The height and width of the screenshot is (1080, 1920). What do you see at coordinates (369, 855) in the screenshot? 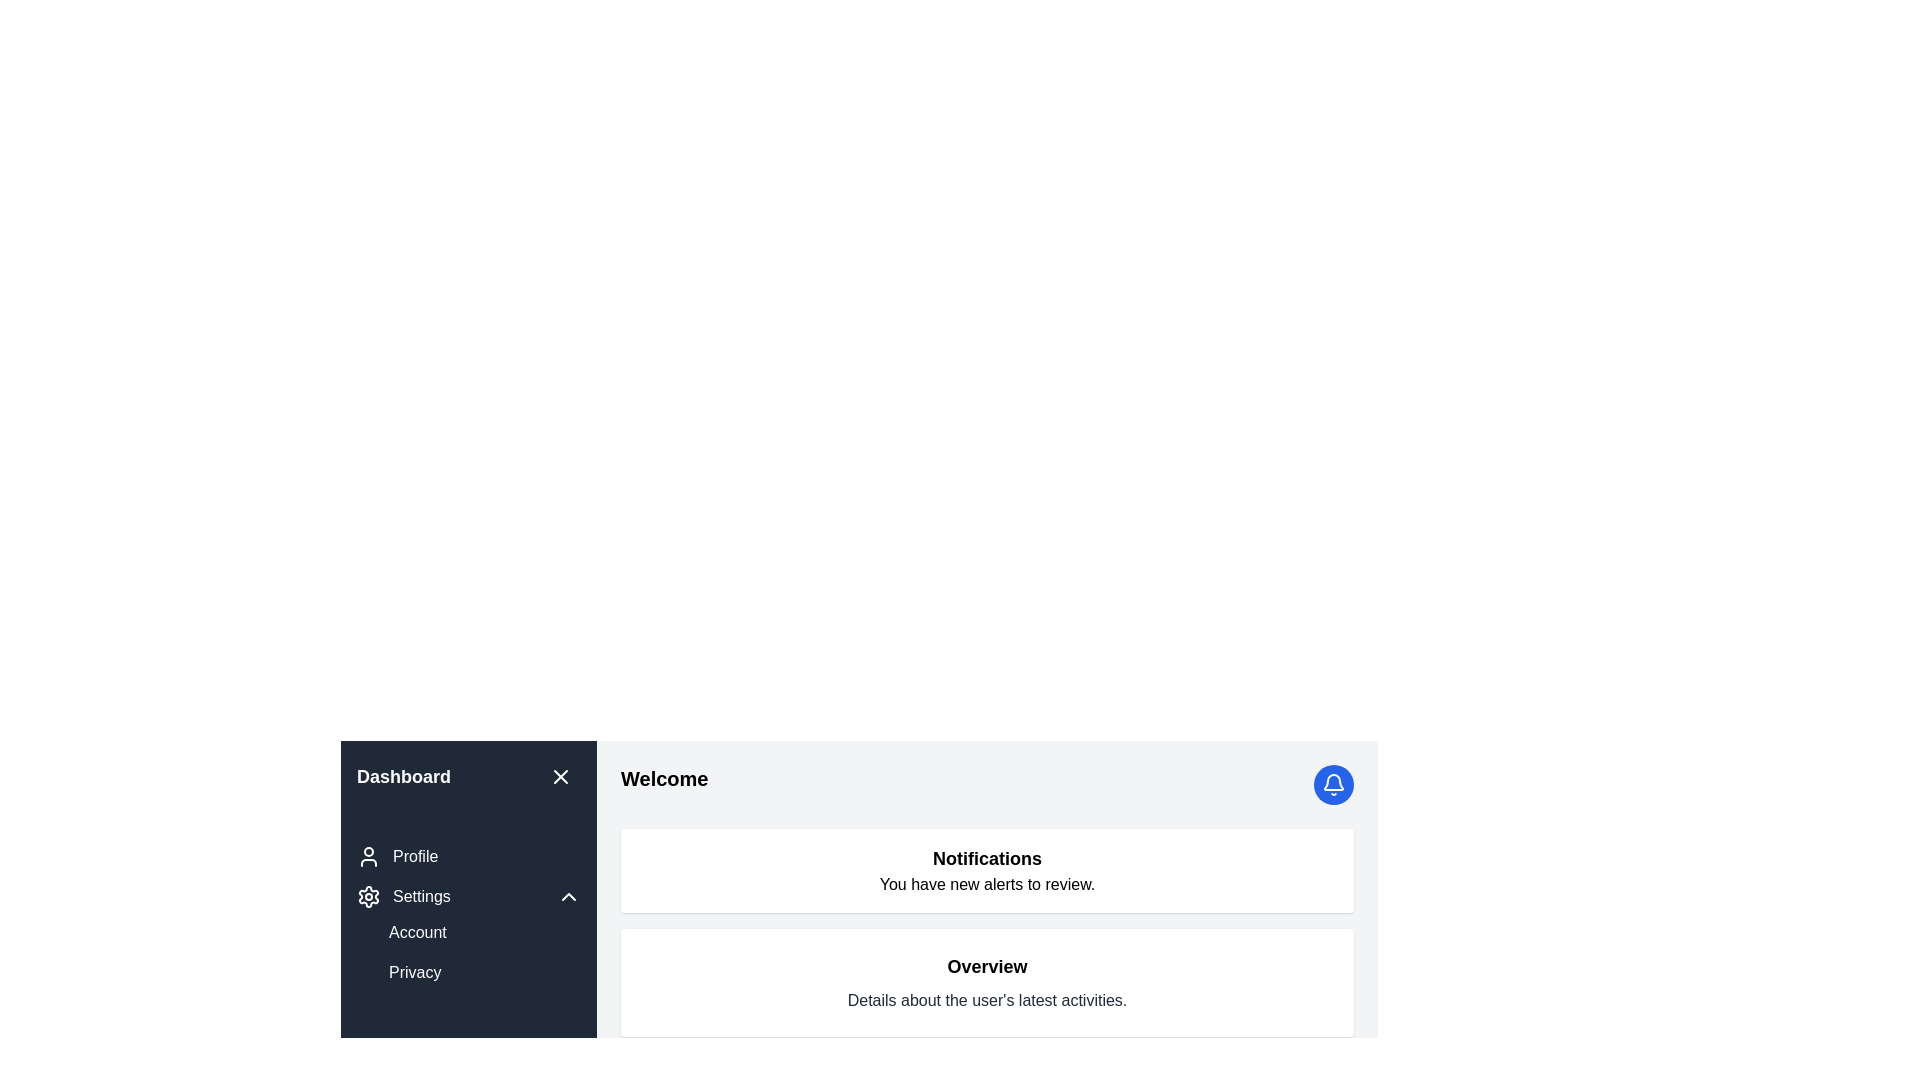
I see `the user-profile SVG icon located in the left-hand vertical navigation menu, adjacent to the 'Profile' text label` at bounding box center [369, 855].